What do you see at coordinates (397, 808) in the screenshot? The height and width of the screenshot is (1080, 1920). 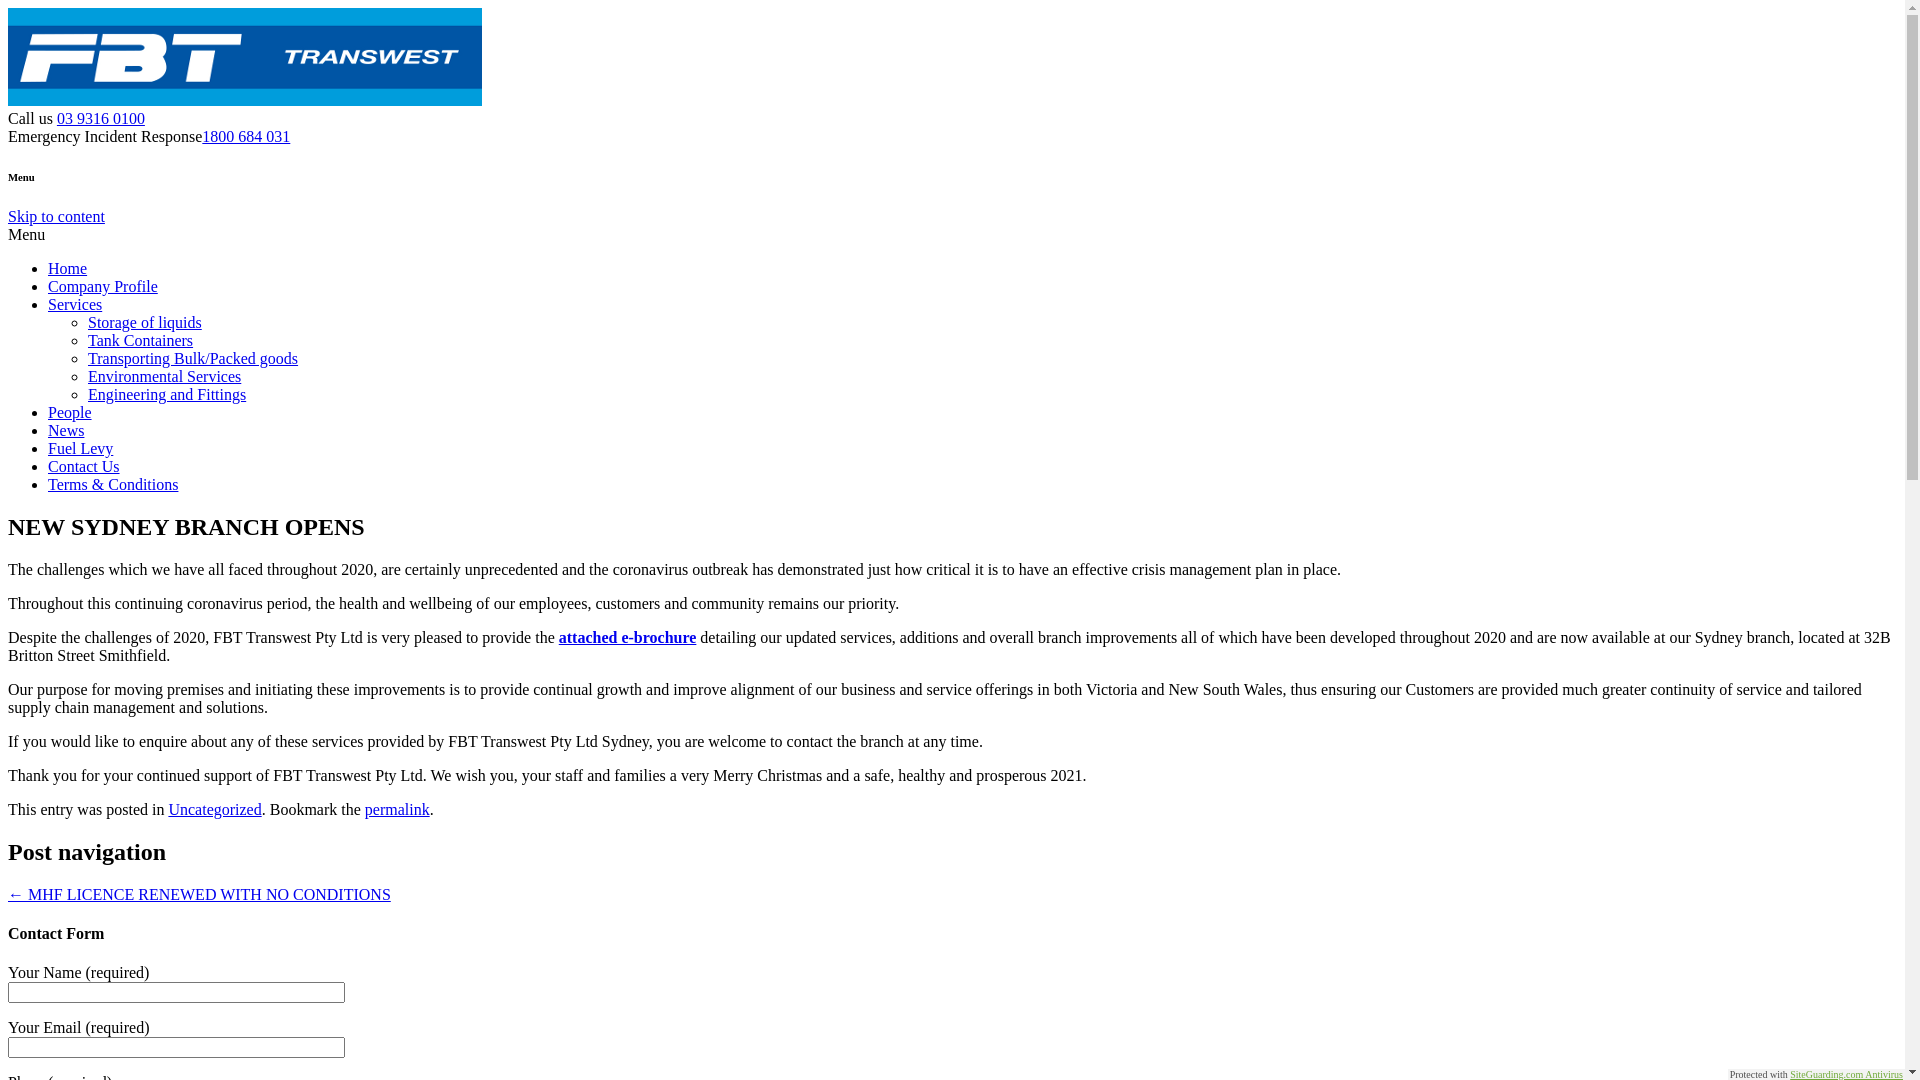 I see `'permalink'` at bounding box center [397, 808].